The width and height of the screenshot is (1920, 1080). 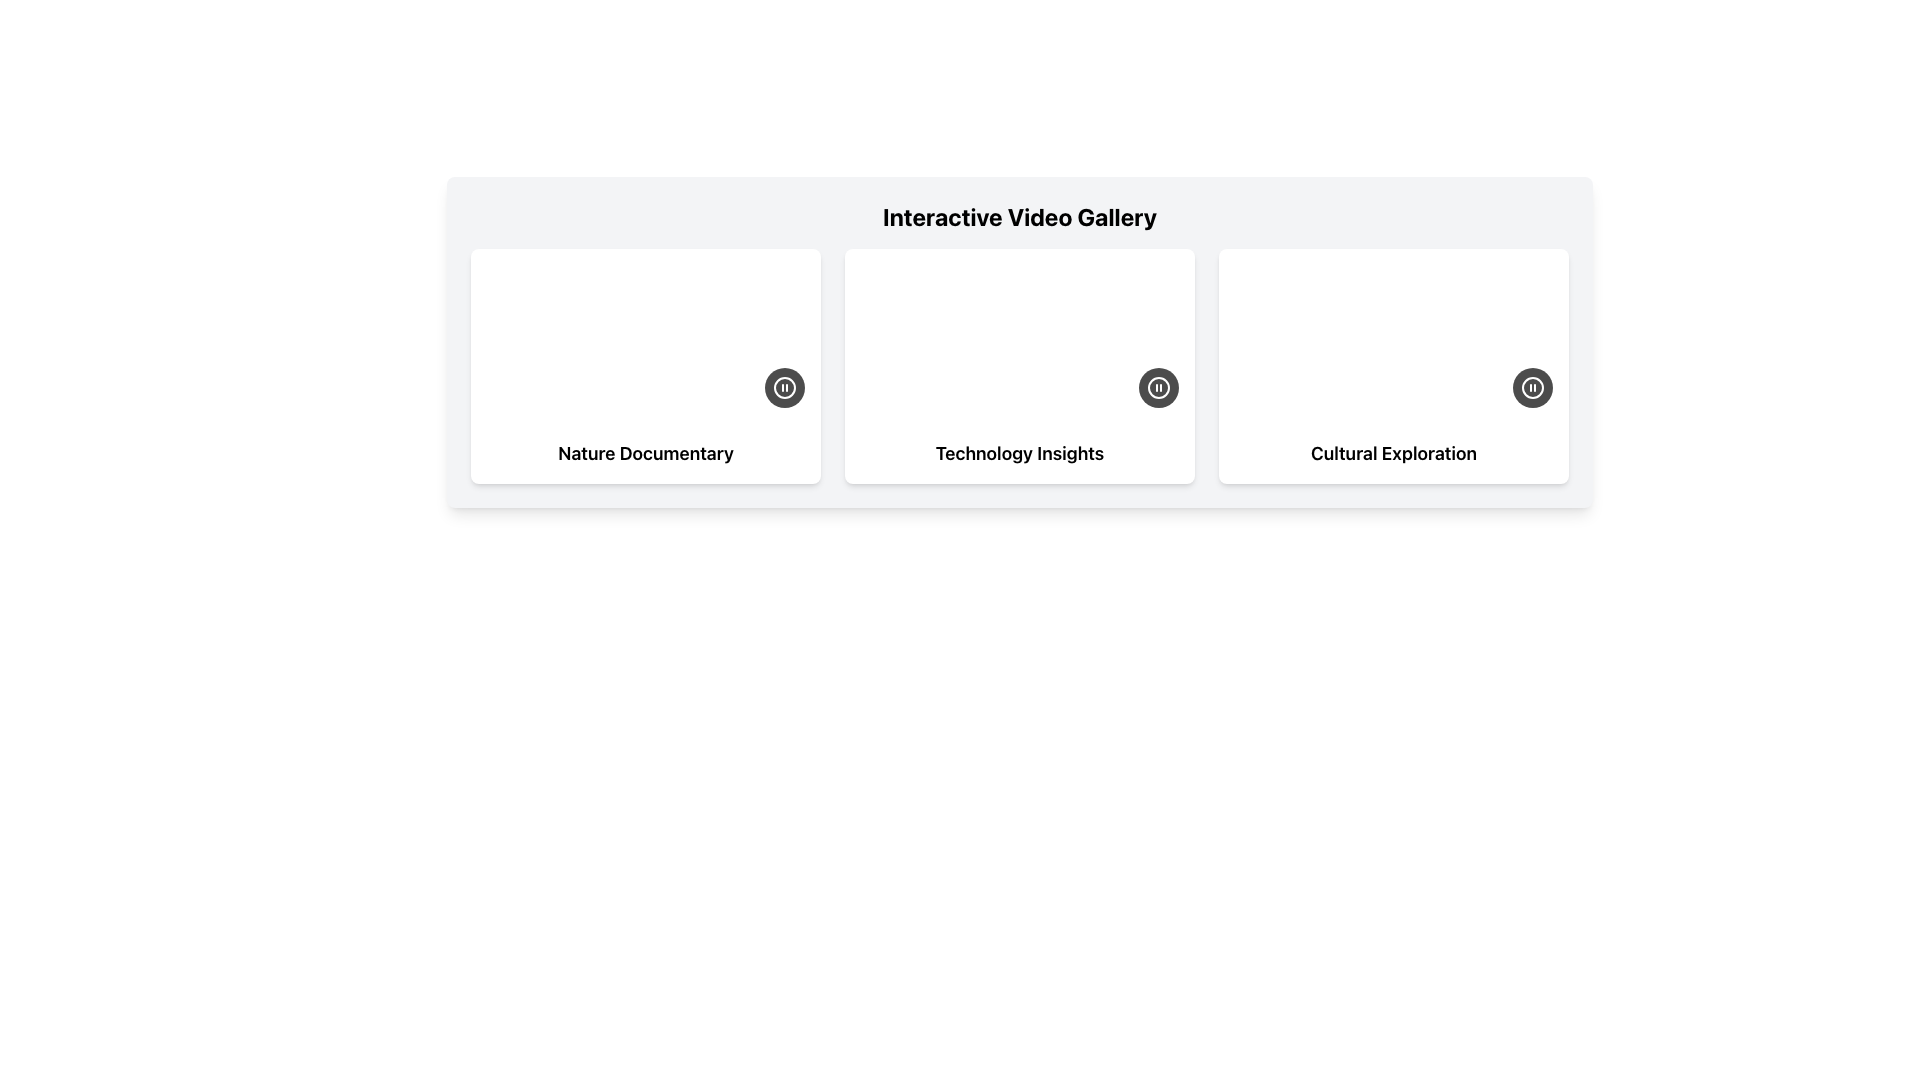 I want to click on text from the Text Label located in the lower part of the leftmost card in a horizontally aligned set of three cards, so click(x=646, y=454).